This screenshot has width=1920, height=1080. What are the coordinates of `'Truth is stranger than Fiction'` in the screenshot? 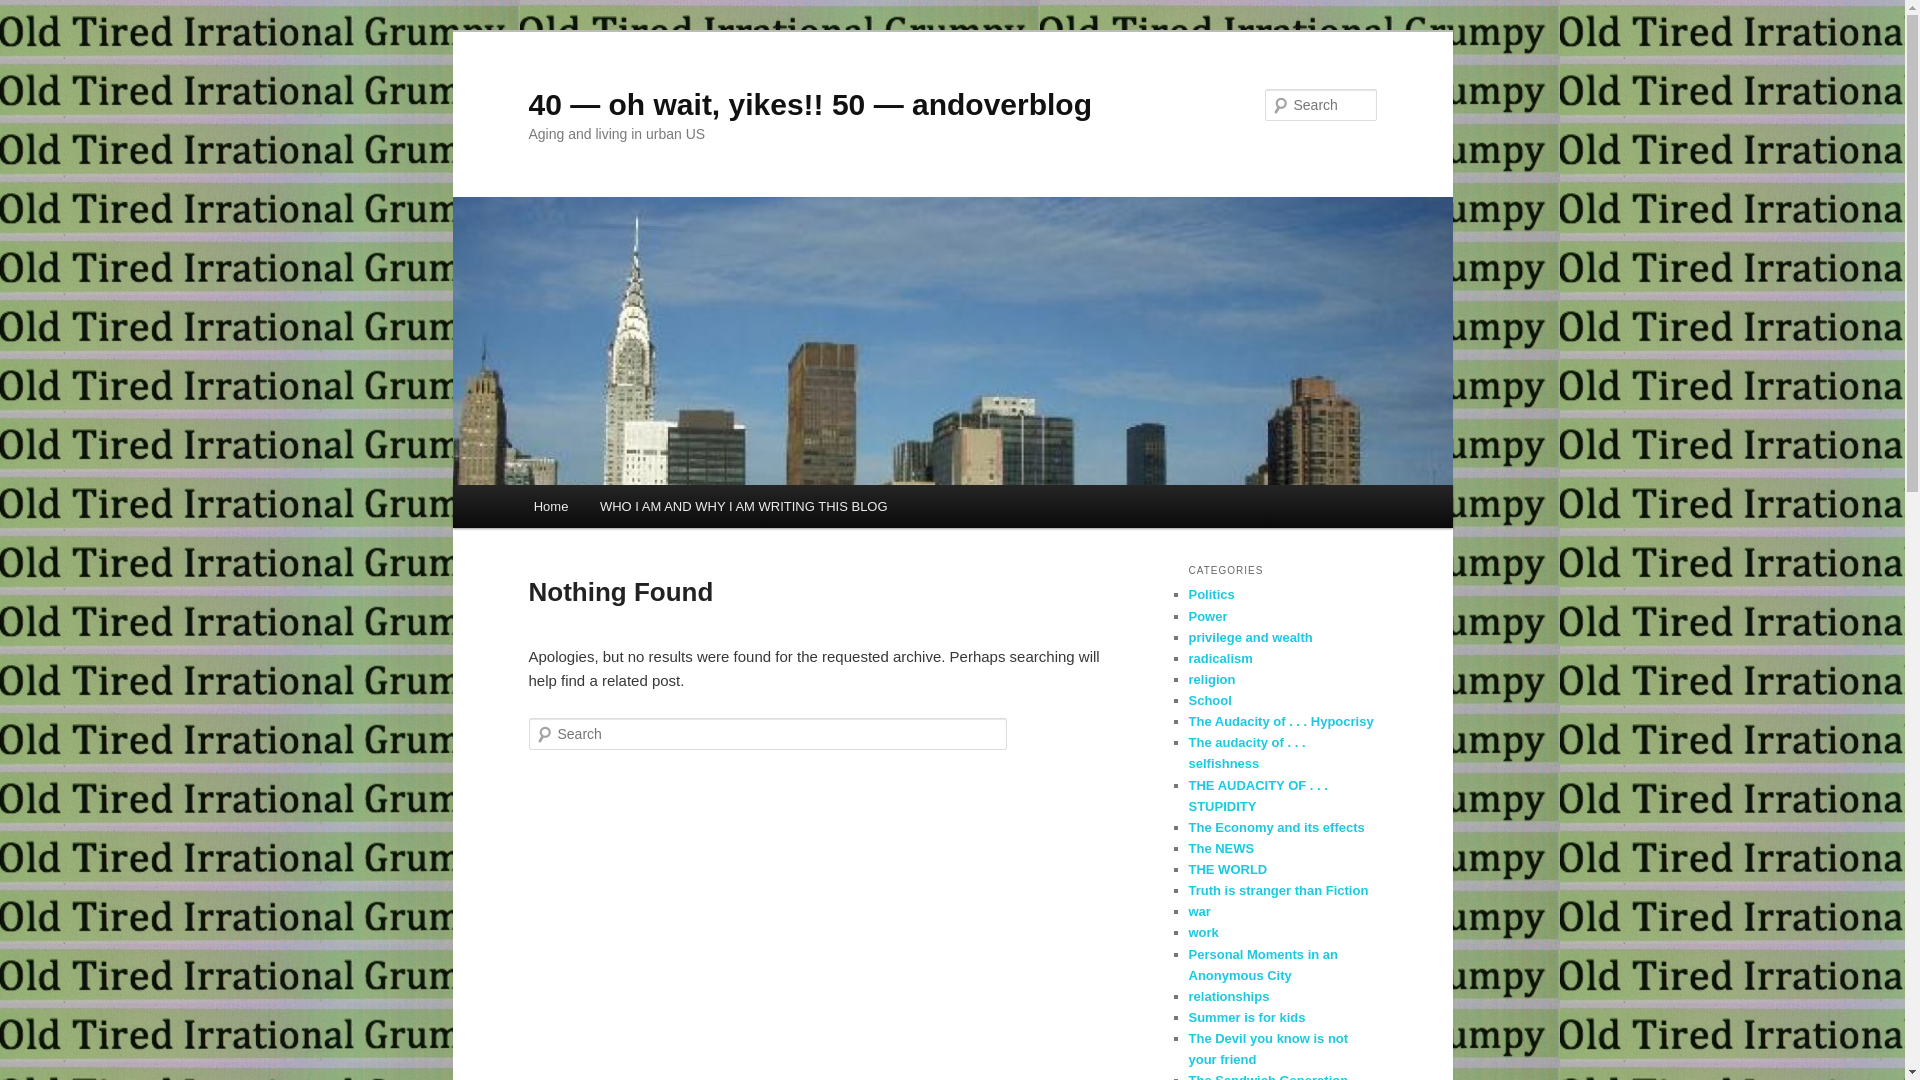 It's located at (1276, 889).